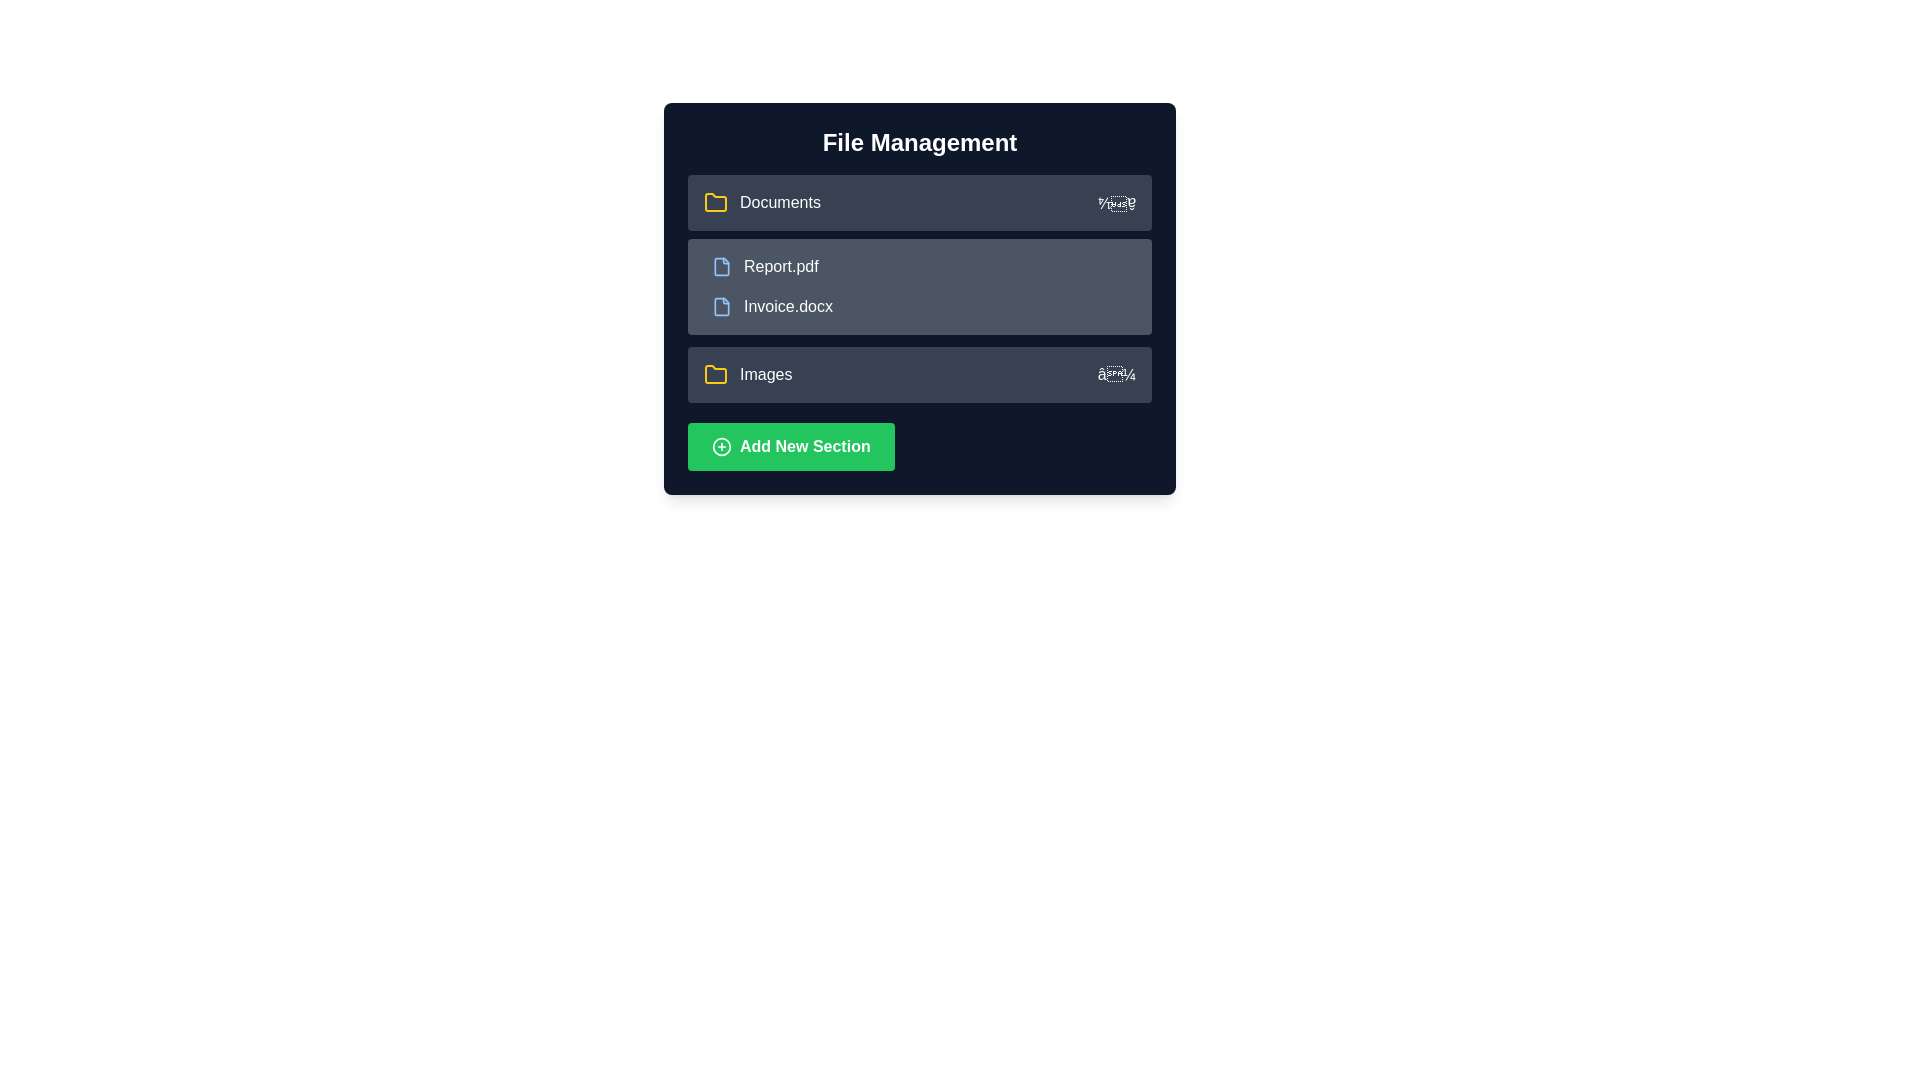  What do you see at coordinates (720, 307) in the screenshot?
I see `the blue file document icon located to the left of 'Invoice.docx' in the 'File Management' interface for understanding the item type` at bounding box center [720, 307].